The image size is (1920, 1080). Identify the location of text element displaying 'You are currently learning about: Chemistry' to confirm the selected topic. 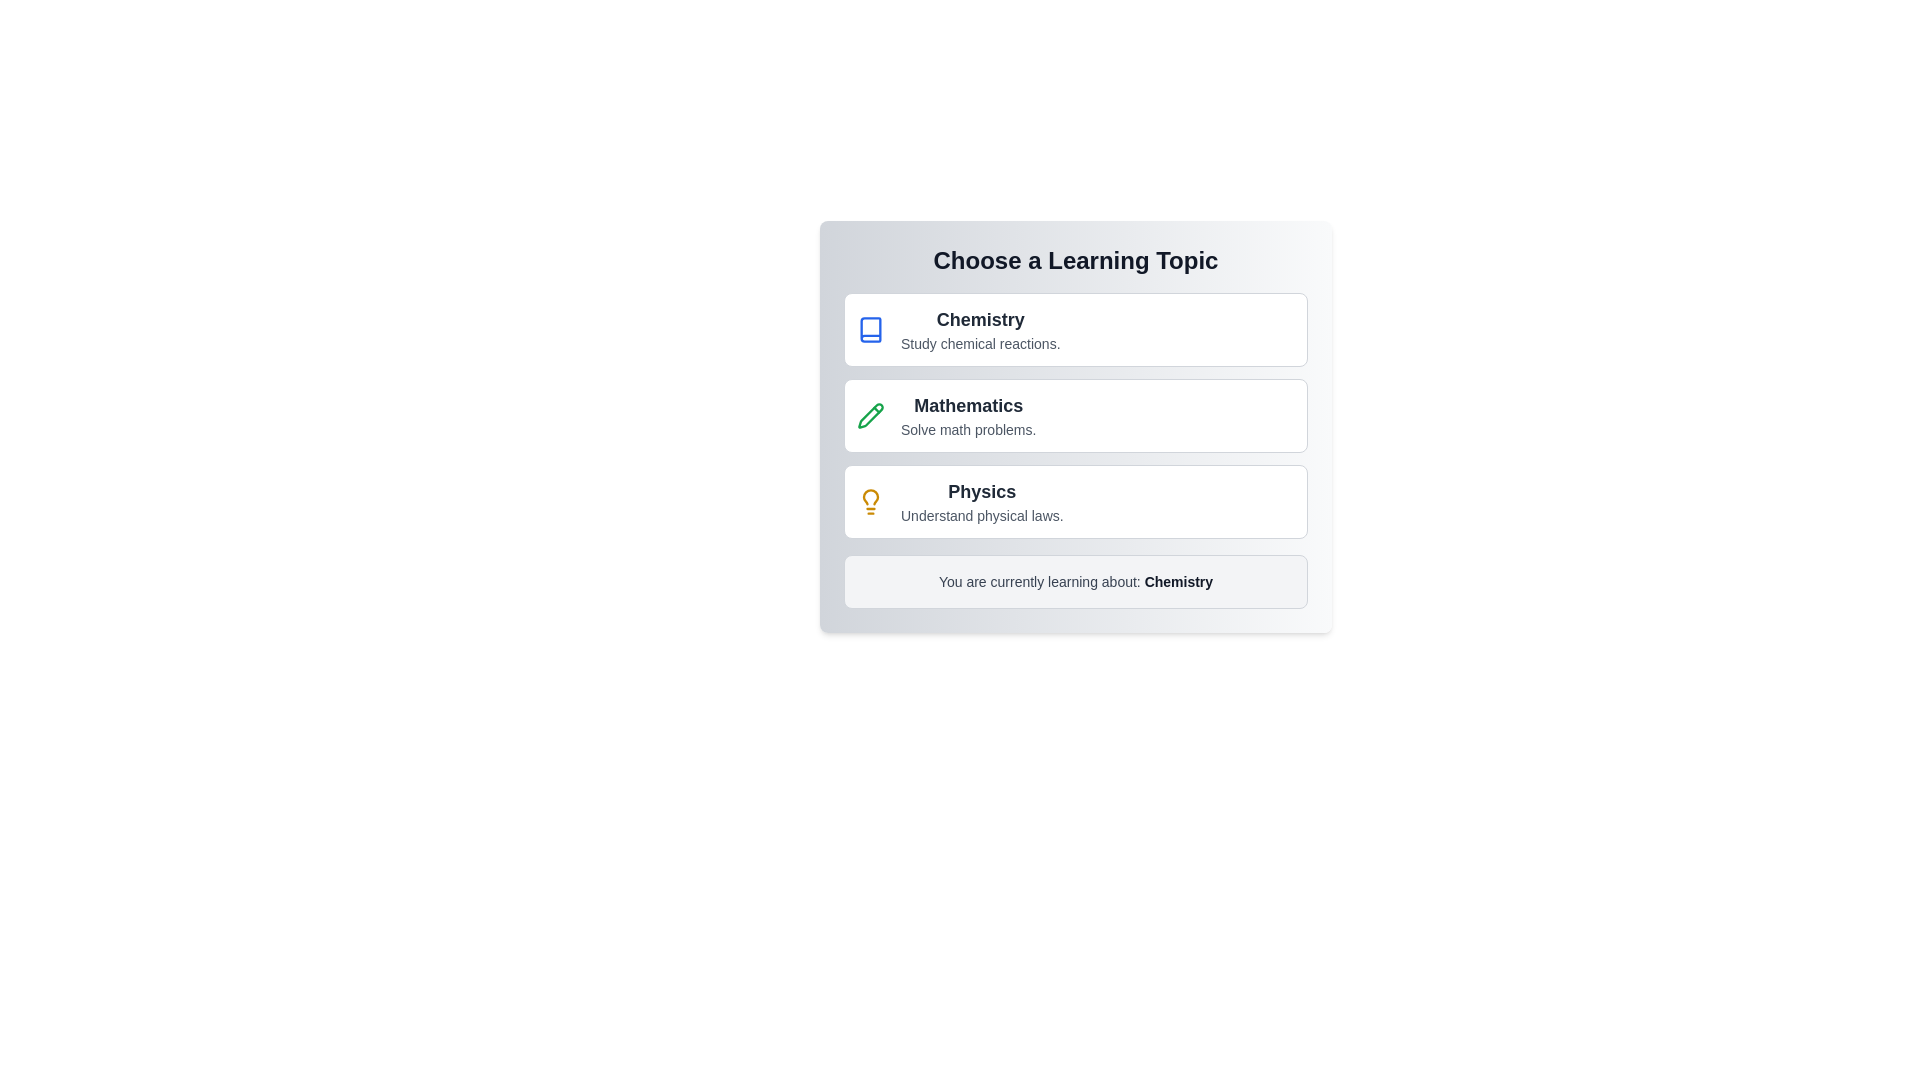
(1074, 582).